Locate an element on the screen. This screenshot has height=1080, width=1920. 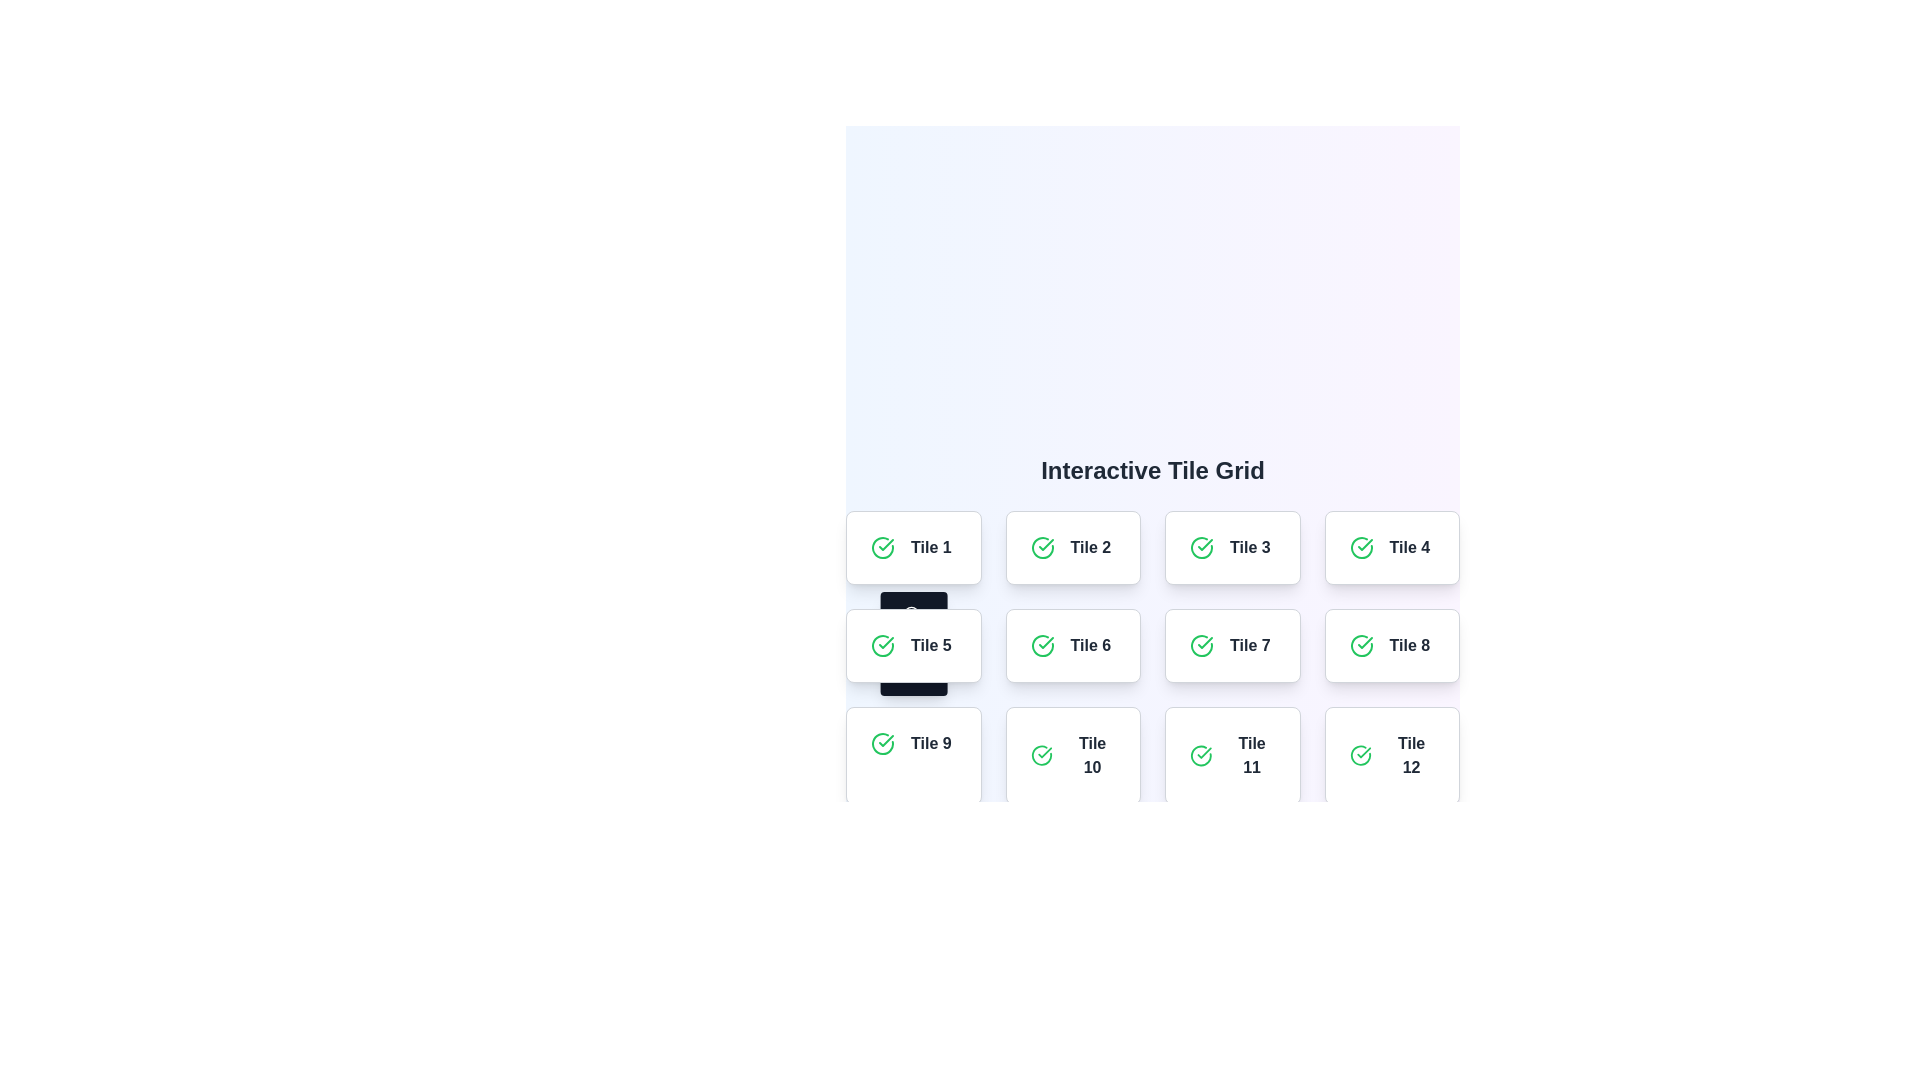
the green checkmark icon inside a circular outline, located to the left of the 'Tile 3' button, which indicates a confirmation or success action is located at coordinates (1200, 547).